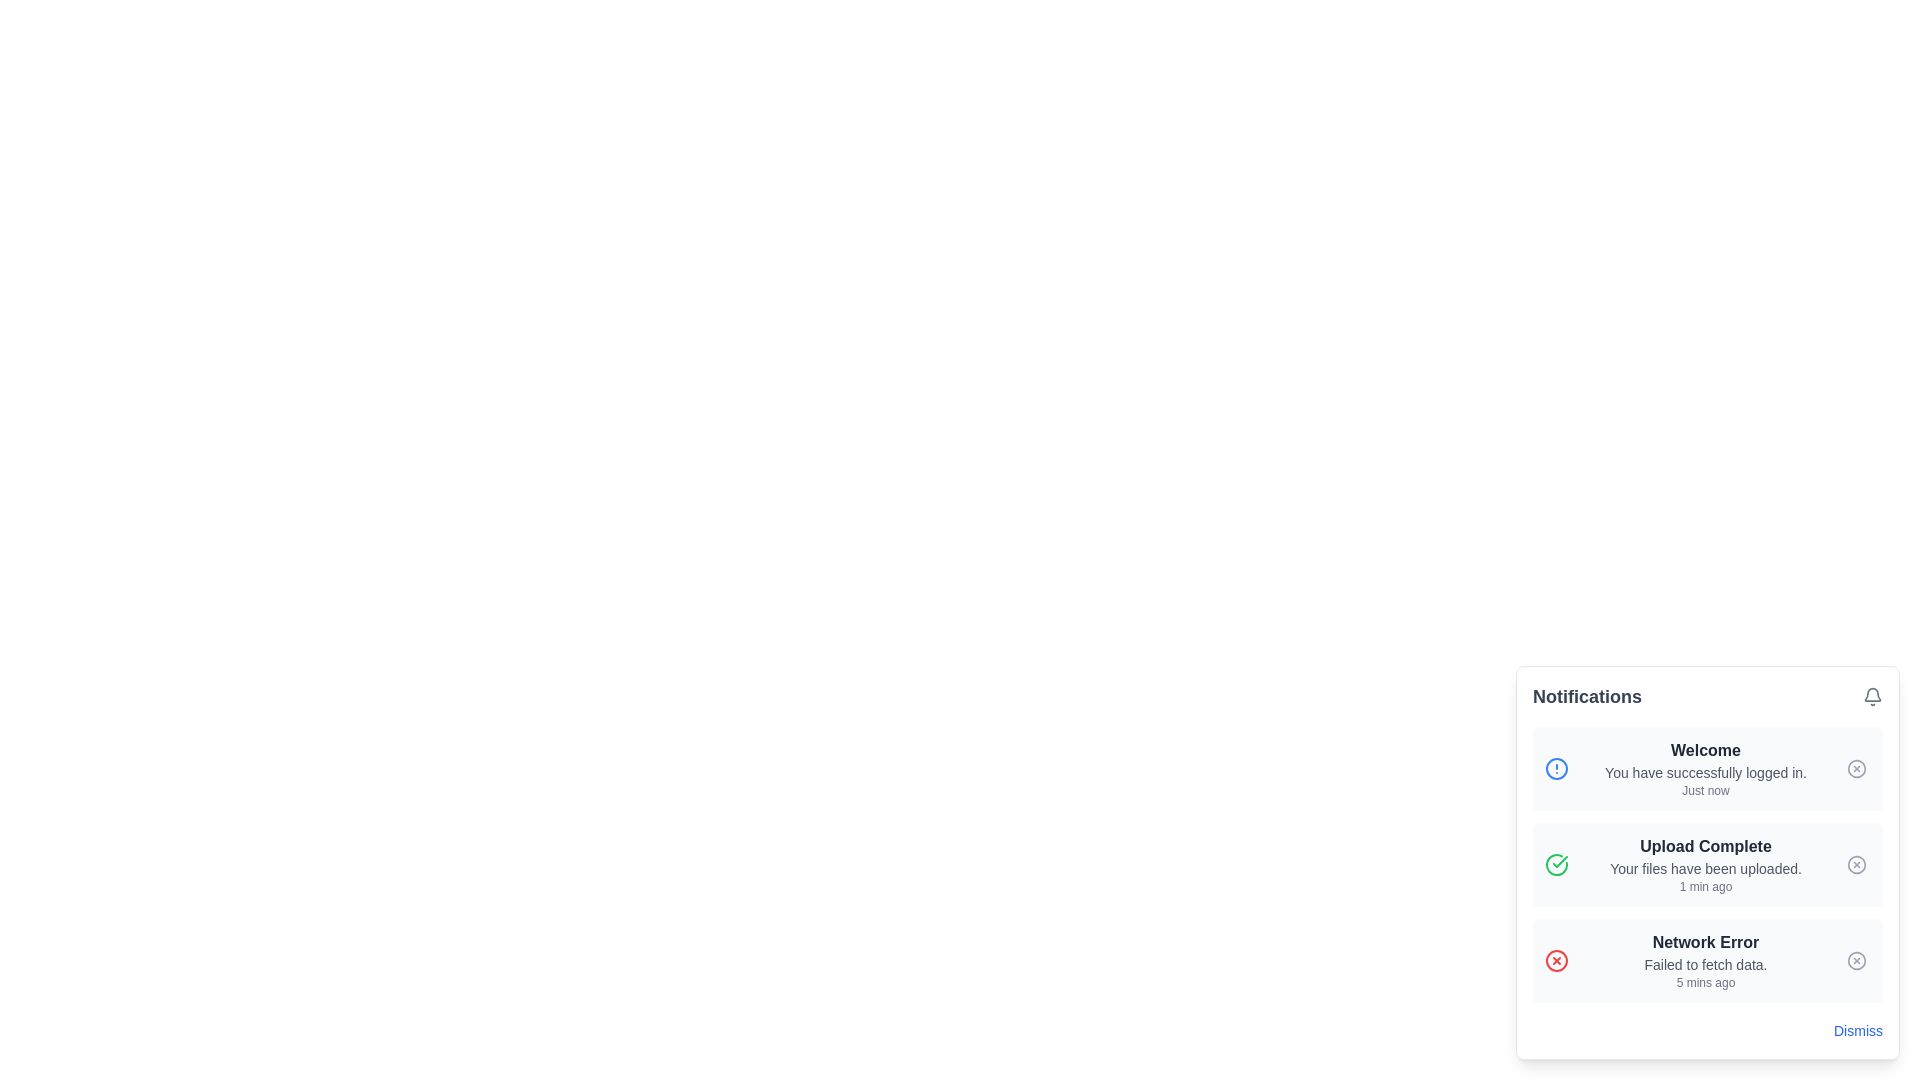 Image resolution: width=1920 pixels, height=1080 pixels. I want to click on welcome message notification displayed in the Notifications panel, which includes 'Welcome', 'You have successfully logged in.', and 'Just now', so click(1704, 767).